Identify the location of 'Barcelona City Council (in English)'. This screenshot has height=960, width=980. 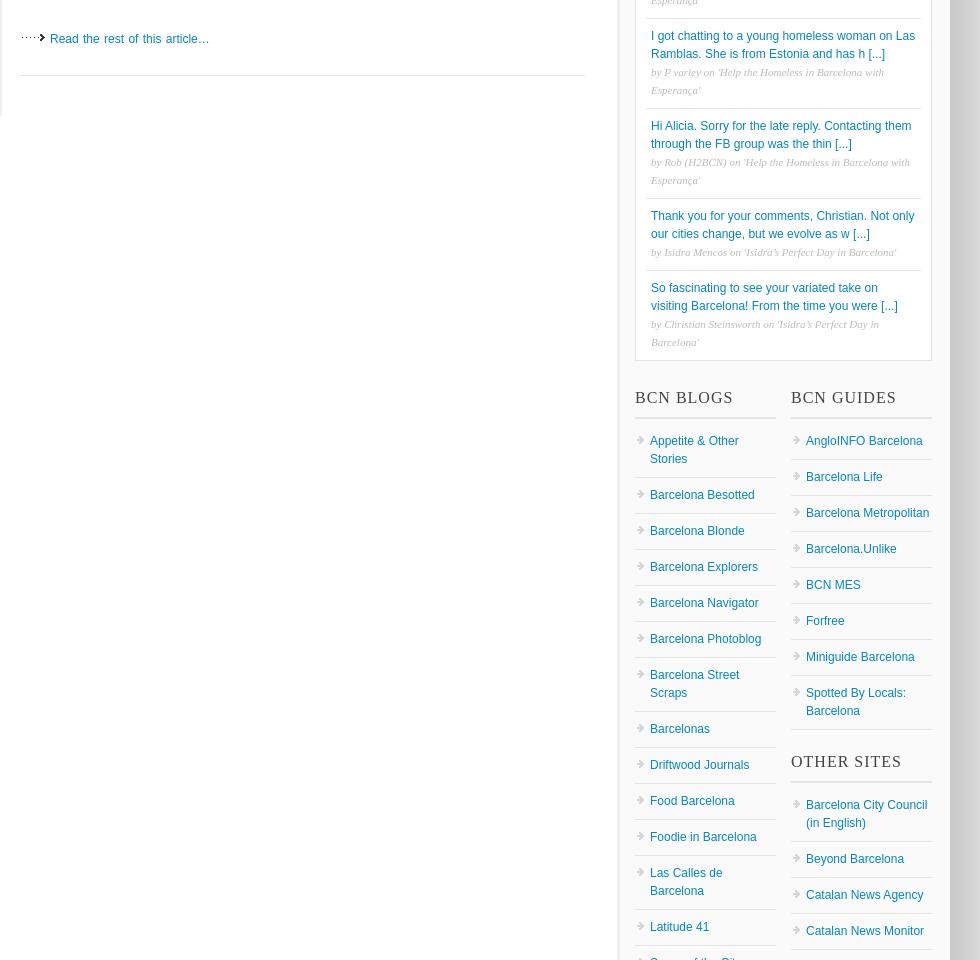
(866, 813).